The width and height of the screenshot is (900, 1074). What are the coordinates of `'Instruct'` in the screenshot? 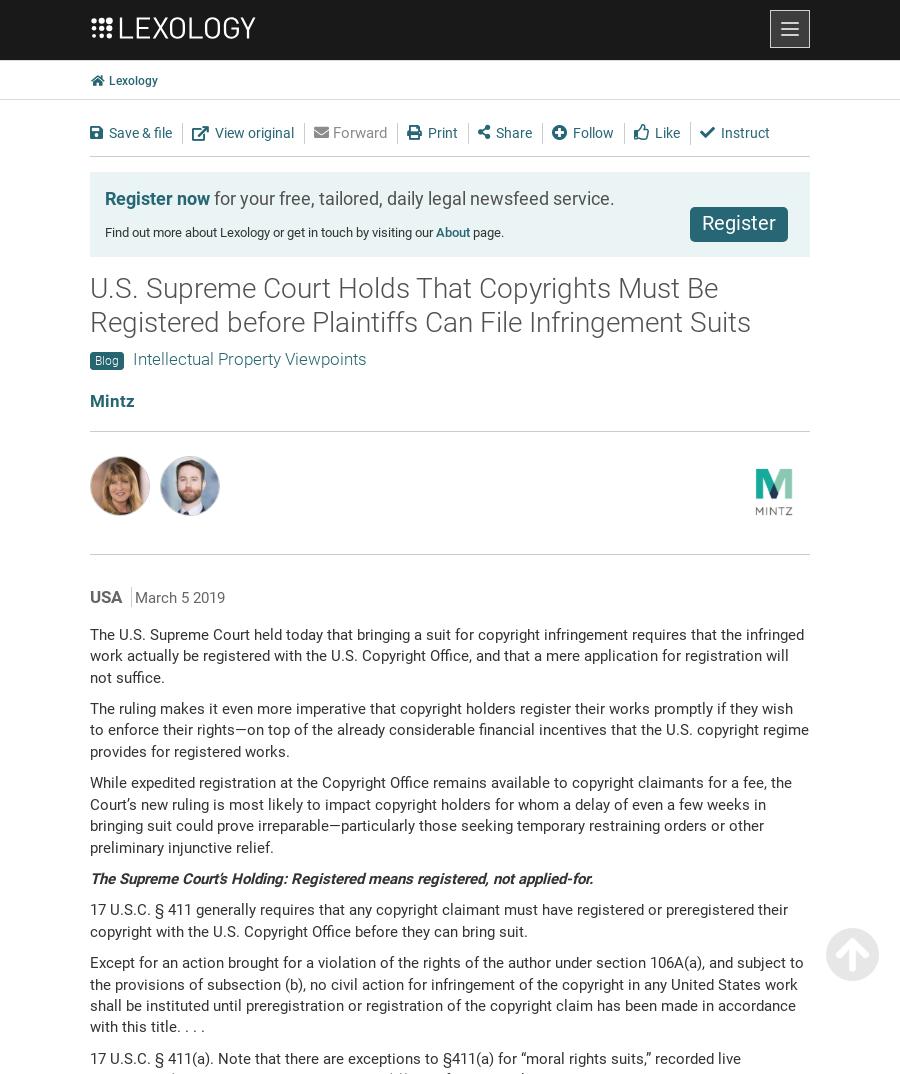 It's located at (743, 130).